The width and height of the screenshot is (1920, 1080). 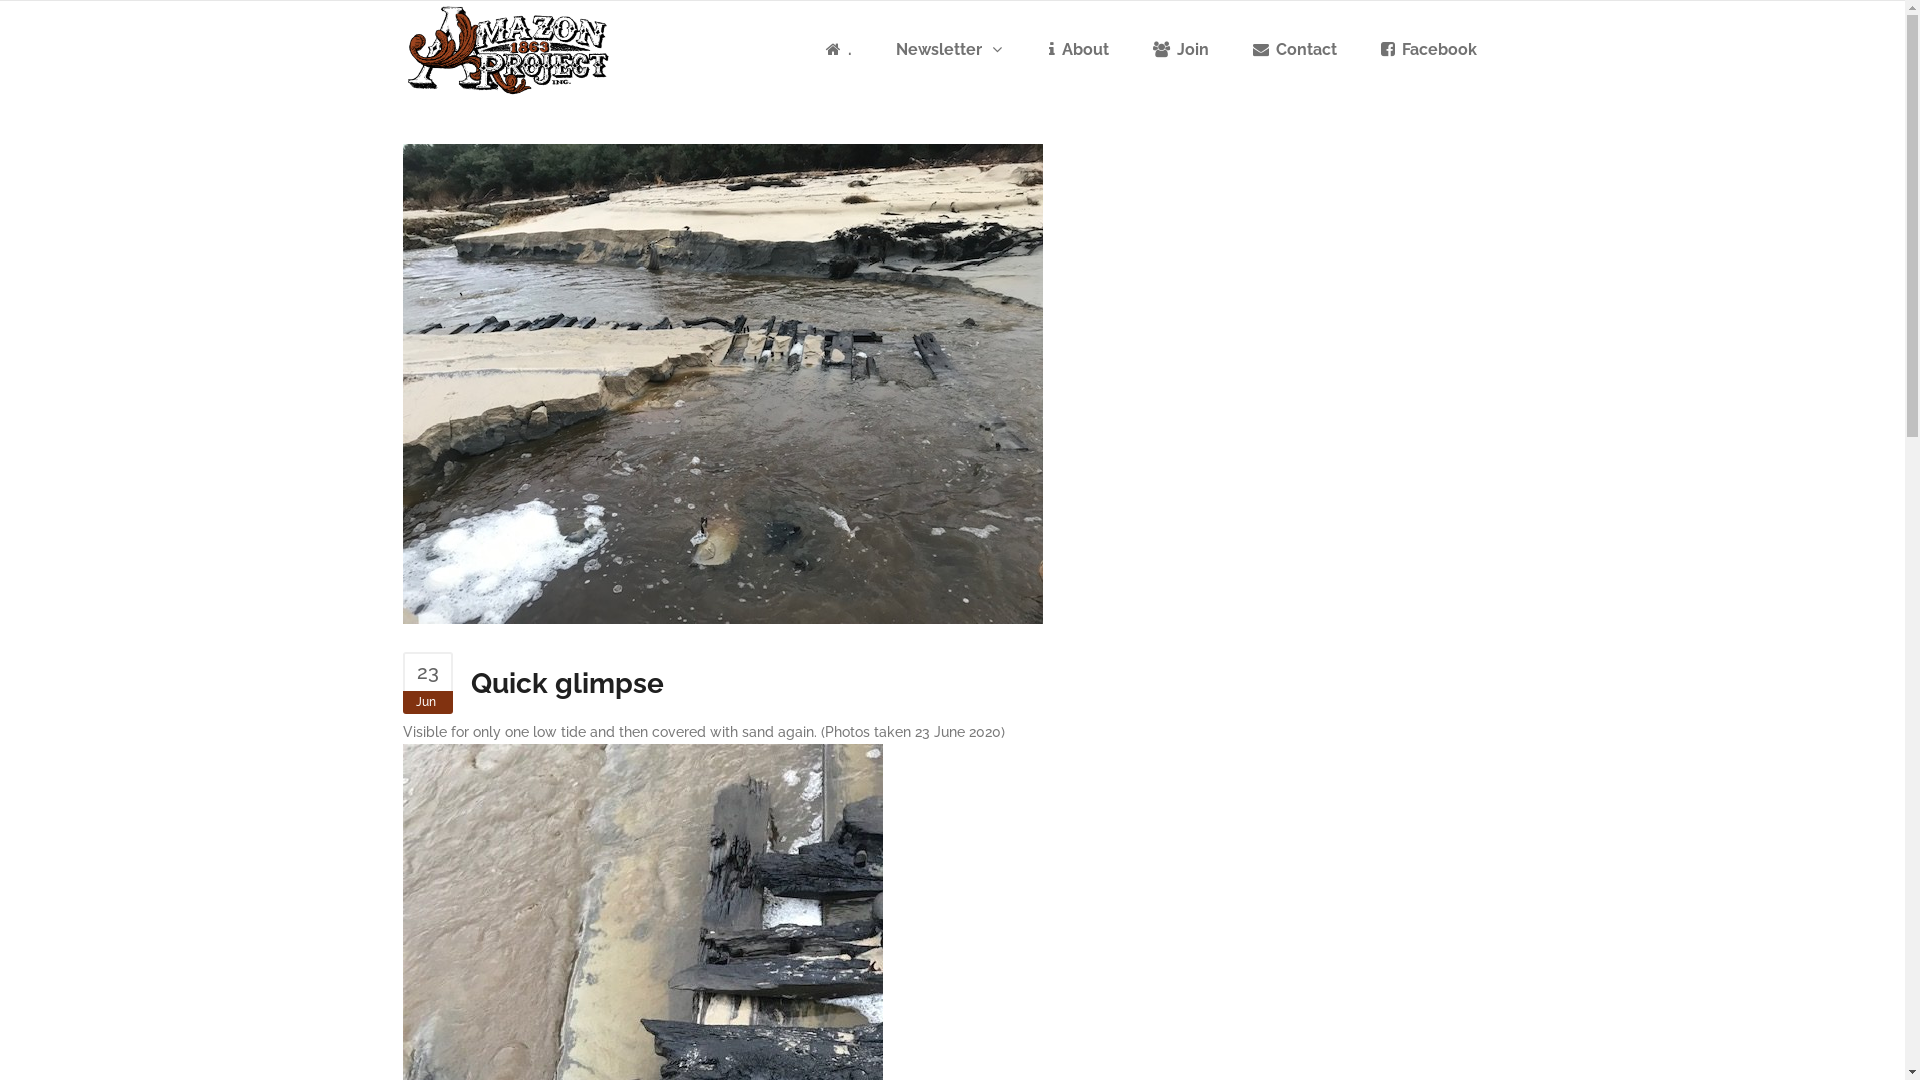 I want to click on 'Facebook', so click(x=1427, y=49).